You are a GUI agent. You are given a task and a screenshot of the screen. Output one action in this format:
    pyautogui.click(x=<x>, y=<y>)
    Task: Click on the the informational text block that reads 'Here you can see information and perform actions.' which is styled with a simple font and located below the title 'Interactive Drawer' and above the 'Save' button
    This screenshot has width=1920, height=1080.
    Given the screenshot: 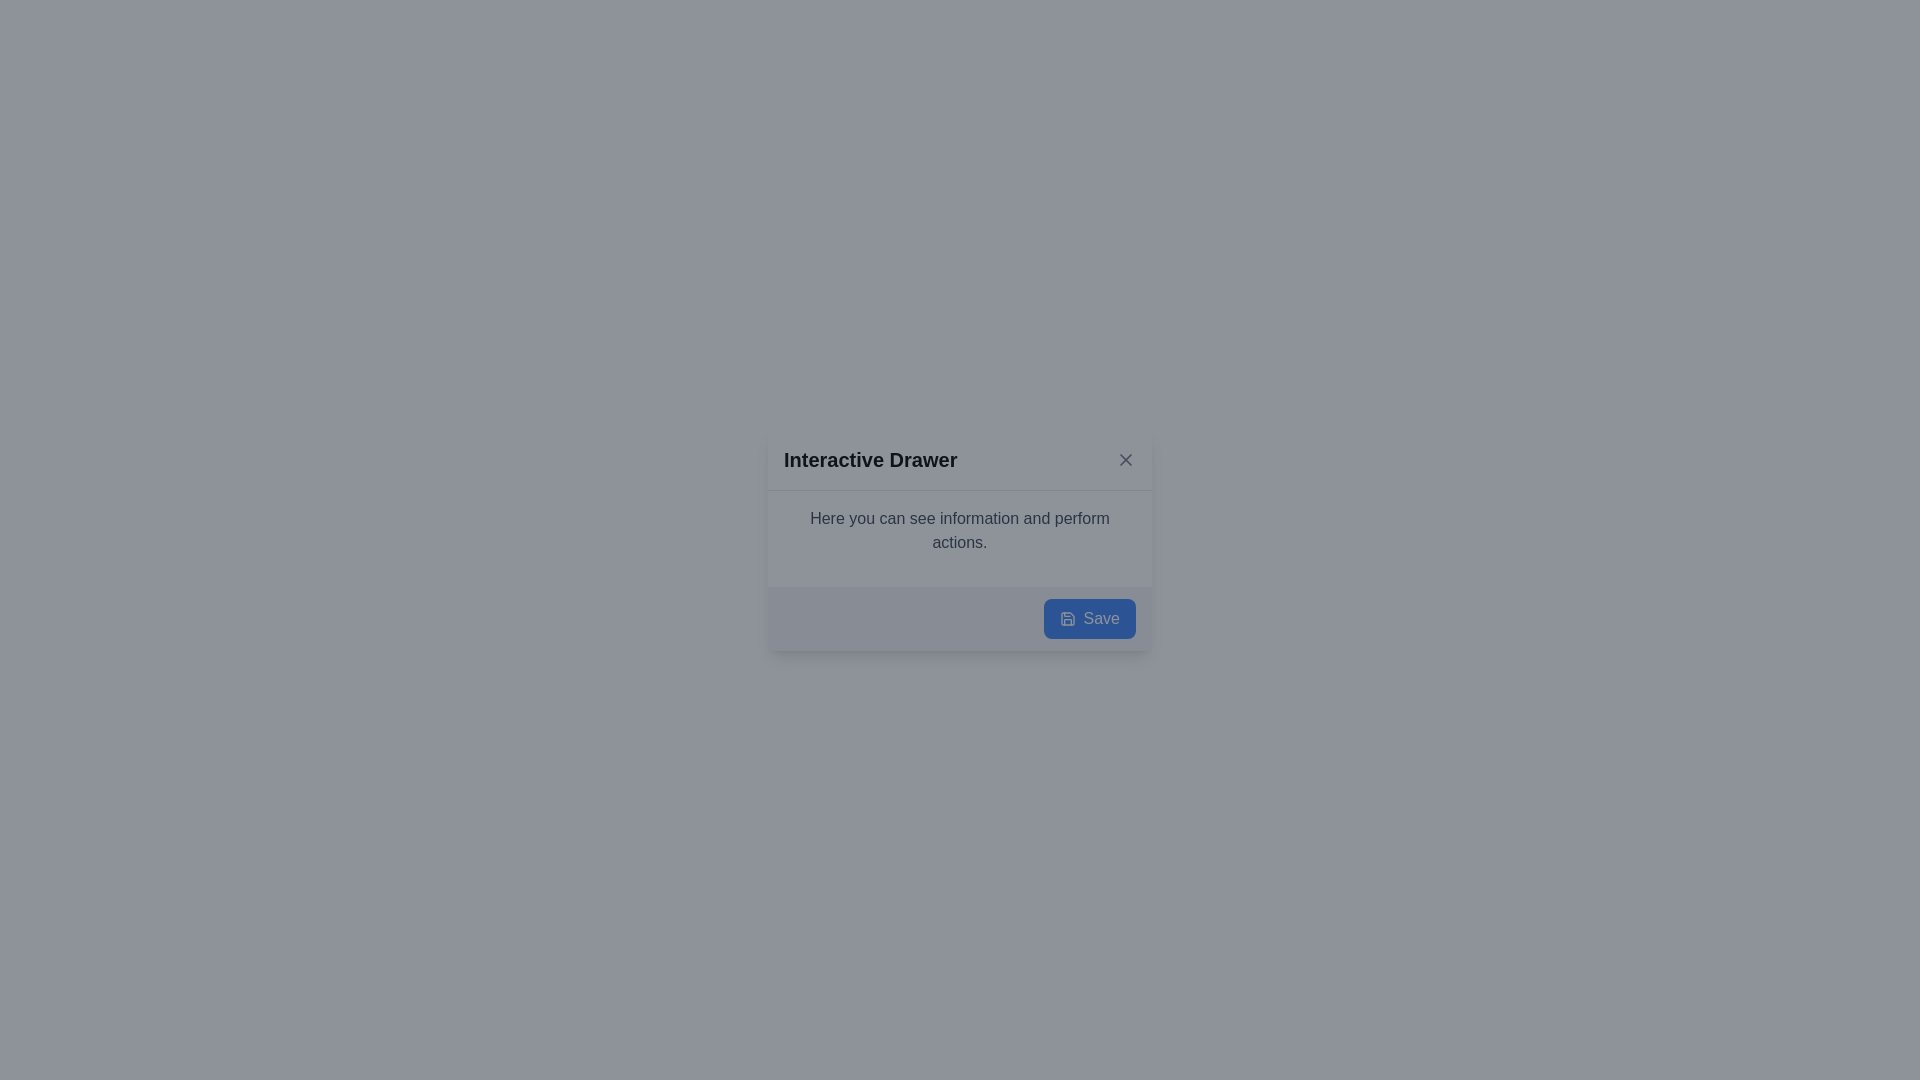 What is the action you would take?
    pyautogui.click(x=960, y=536)
    